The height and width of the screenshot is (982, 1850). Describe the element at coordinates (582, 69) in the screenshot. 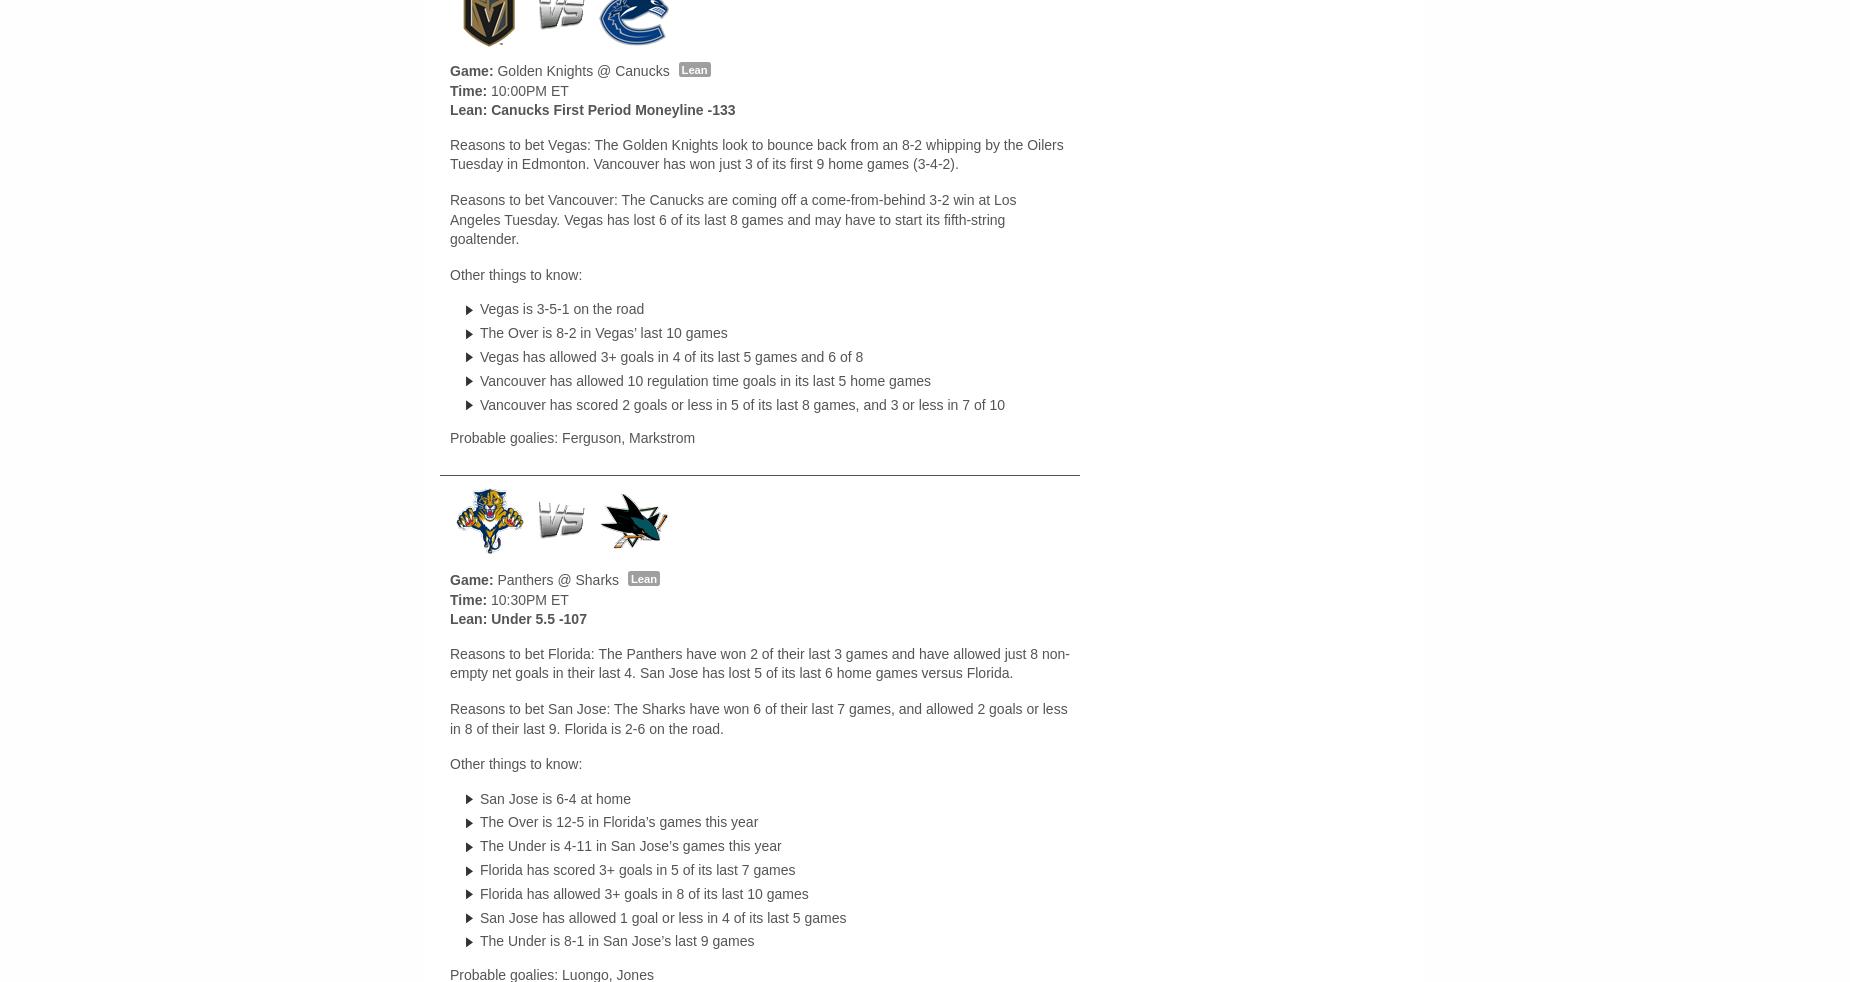

I see `'Golden Knights @ Canucks'` at that location.